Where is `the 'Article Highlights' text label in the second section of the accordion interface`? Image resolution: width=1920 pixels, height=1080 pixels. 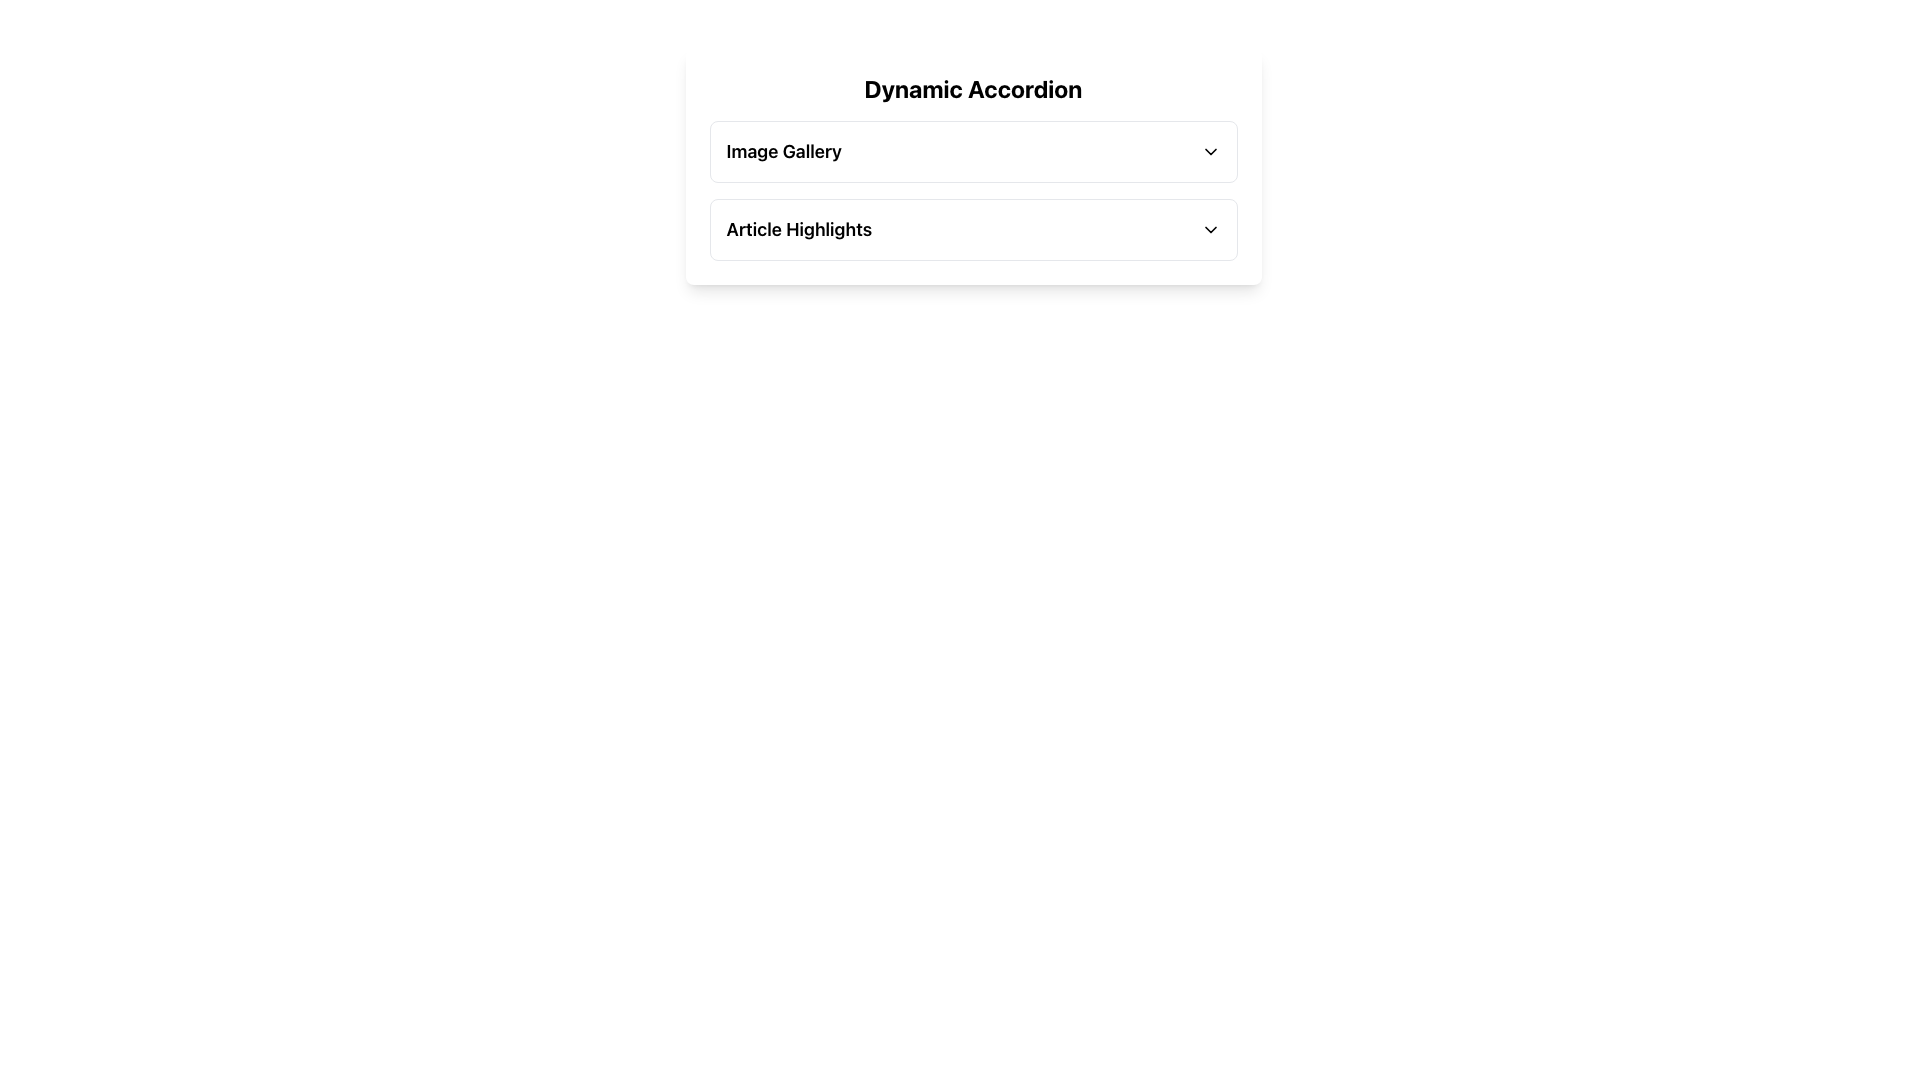 the 'Article Highlights' text label in the second section of the accordion interface is located at coordinates (798, 229).